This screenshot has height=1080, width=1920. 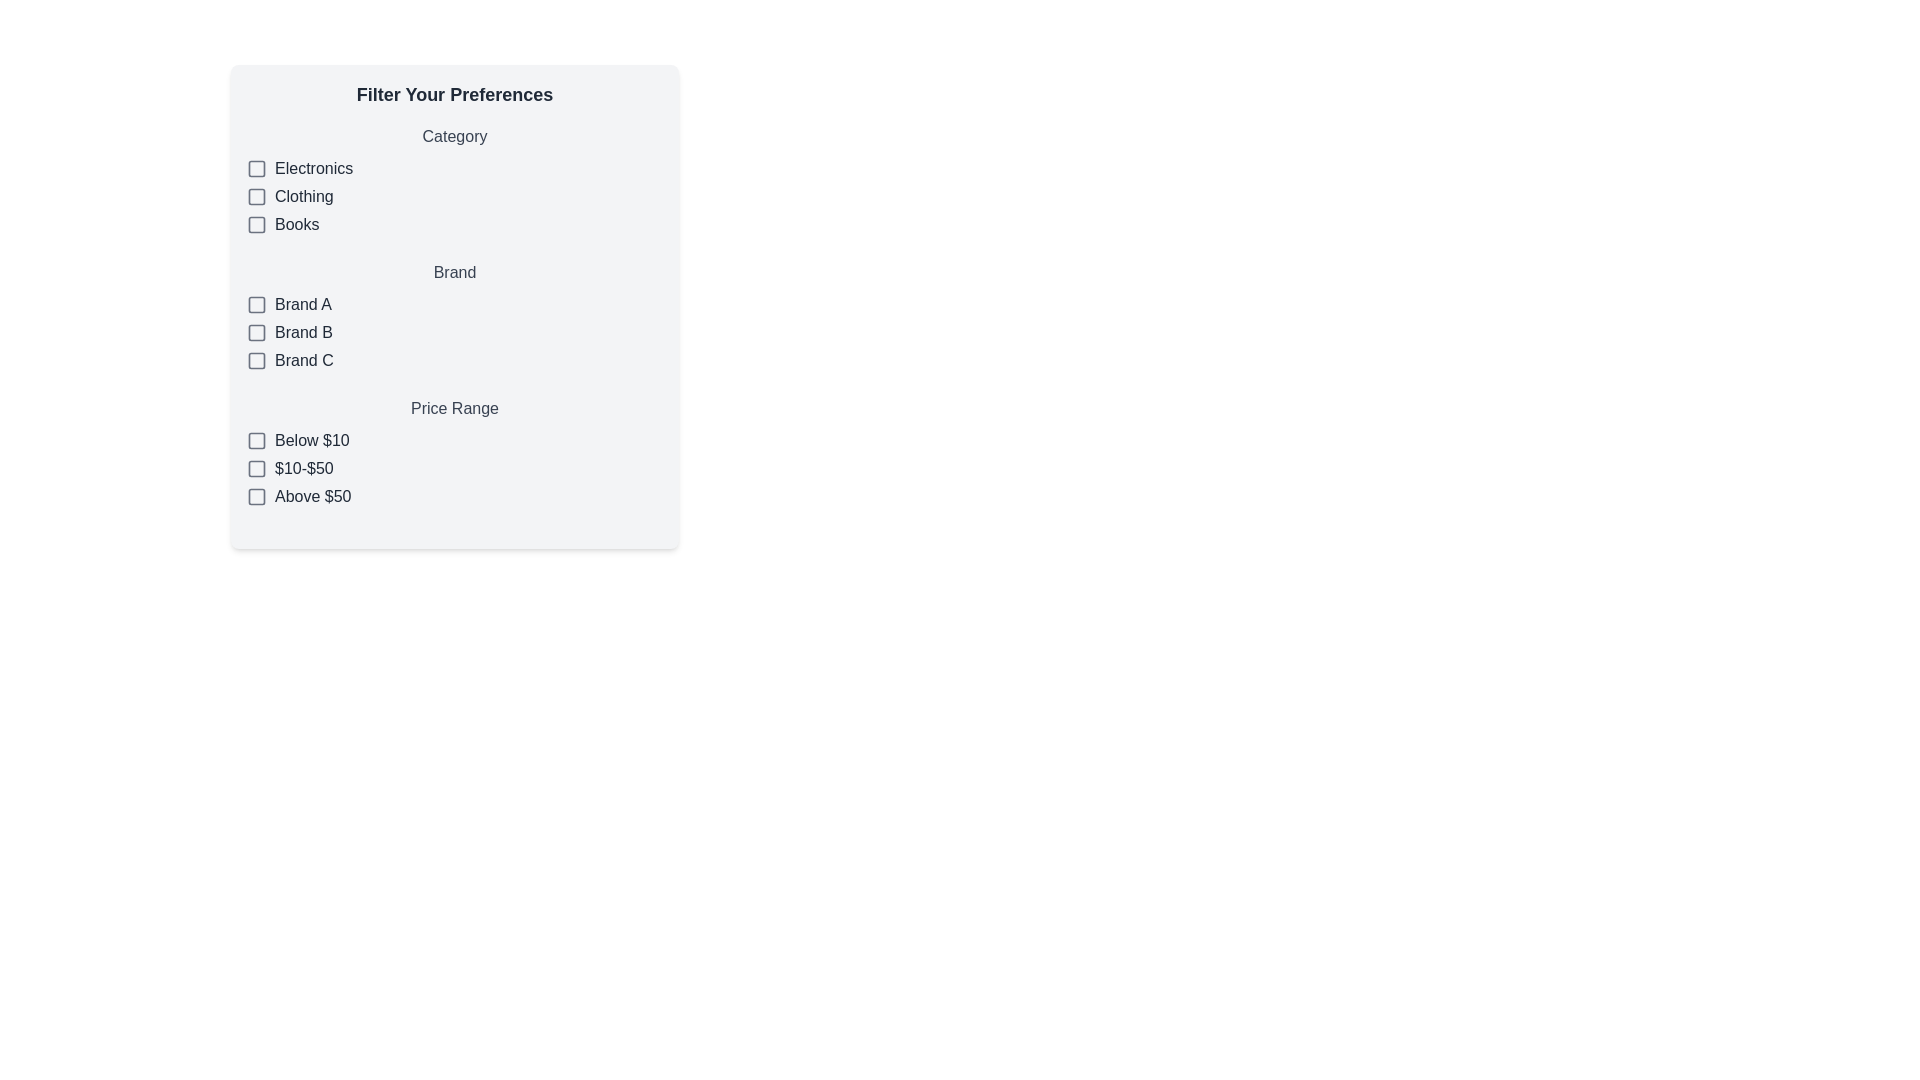 I want to click on the empty square checkbox under the 'Brand B' row, so click(x=256, y=331).